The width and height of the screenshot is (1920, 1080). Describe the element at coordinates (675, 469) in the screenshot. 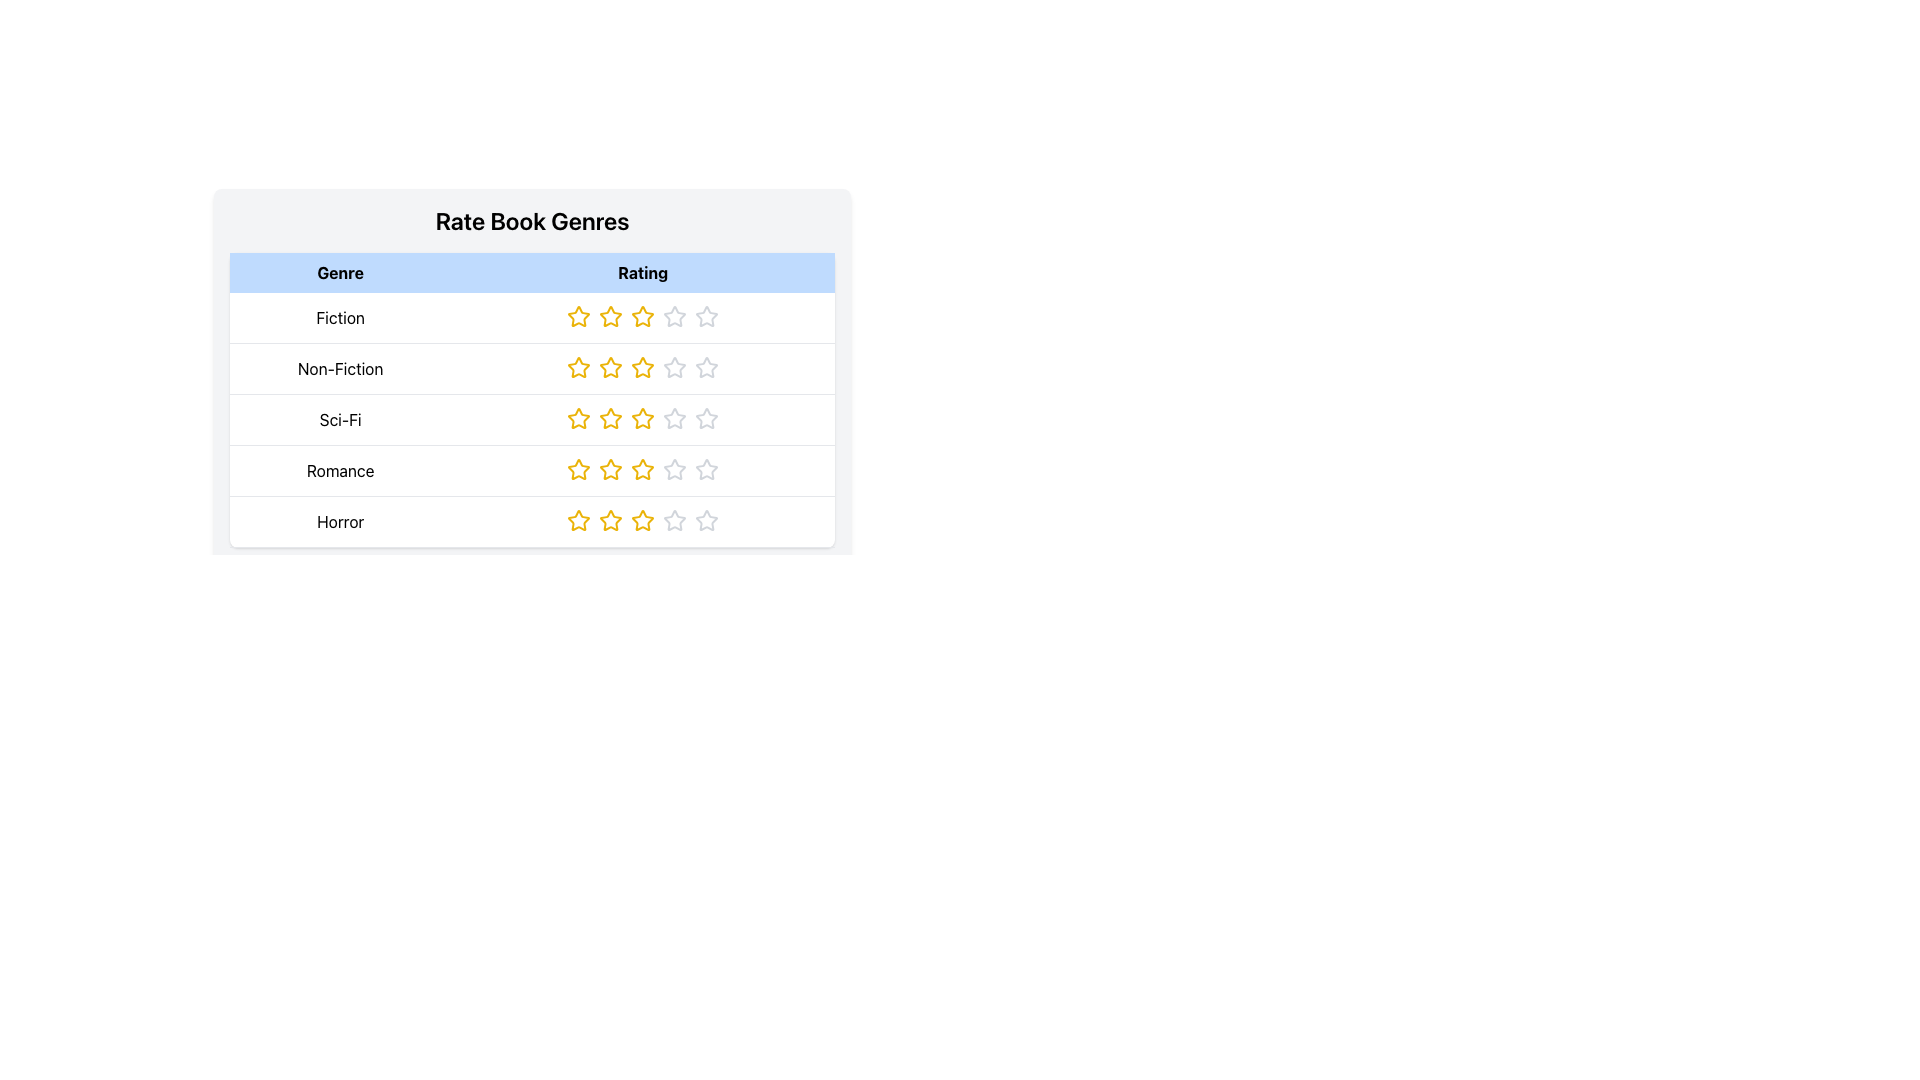

I see `the fourth star icon for rating in the 'Romance' genre` at that location.